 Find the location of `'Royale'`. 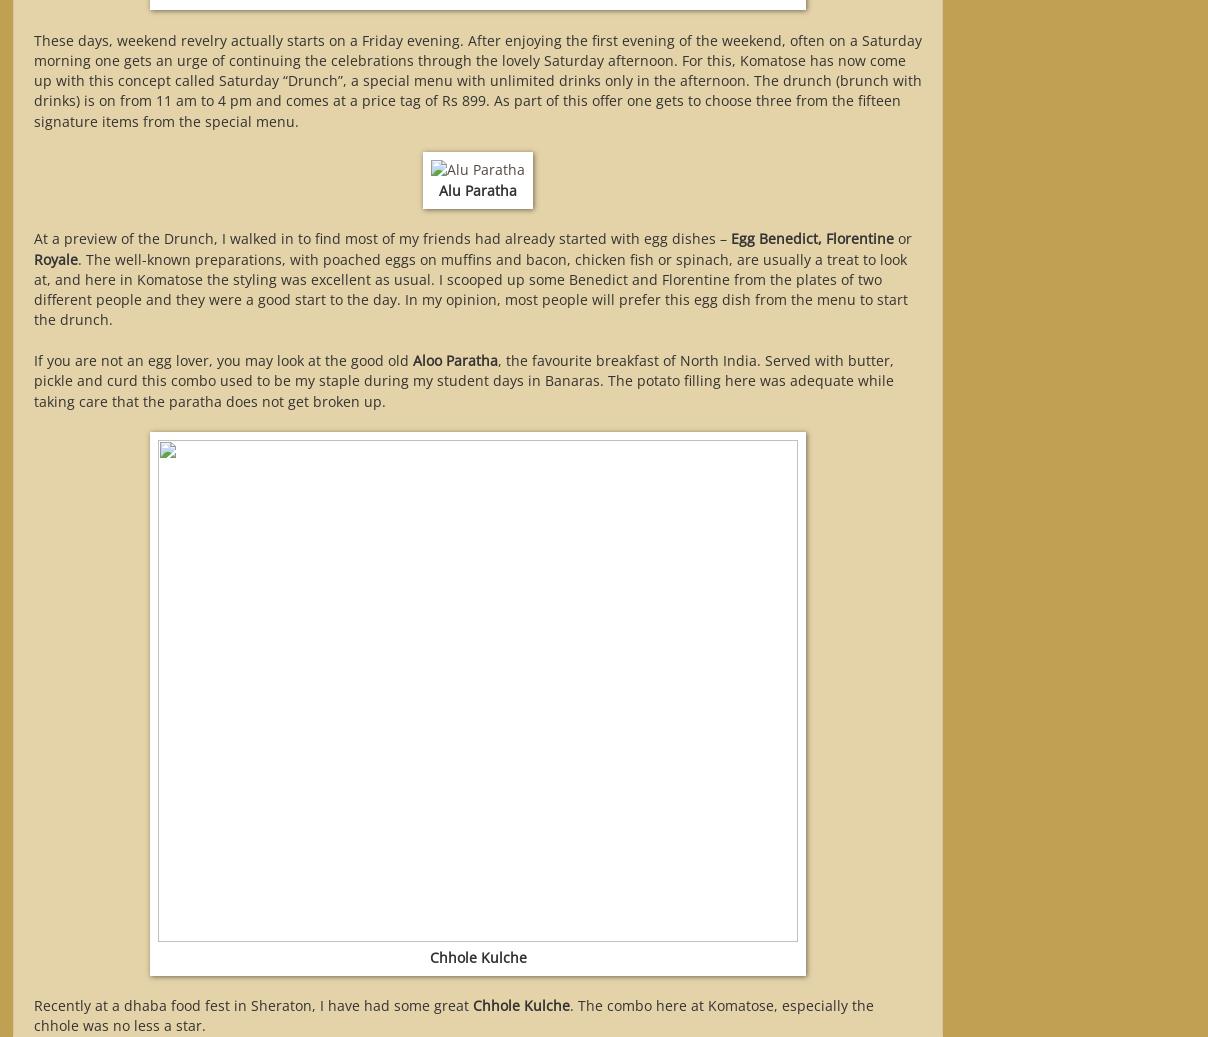

'Royale' is located at coordinates (55, 258).